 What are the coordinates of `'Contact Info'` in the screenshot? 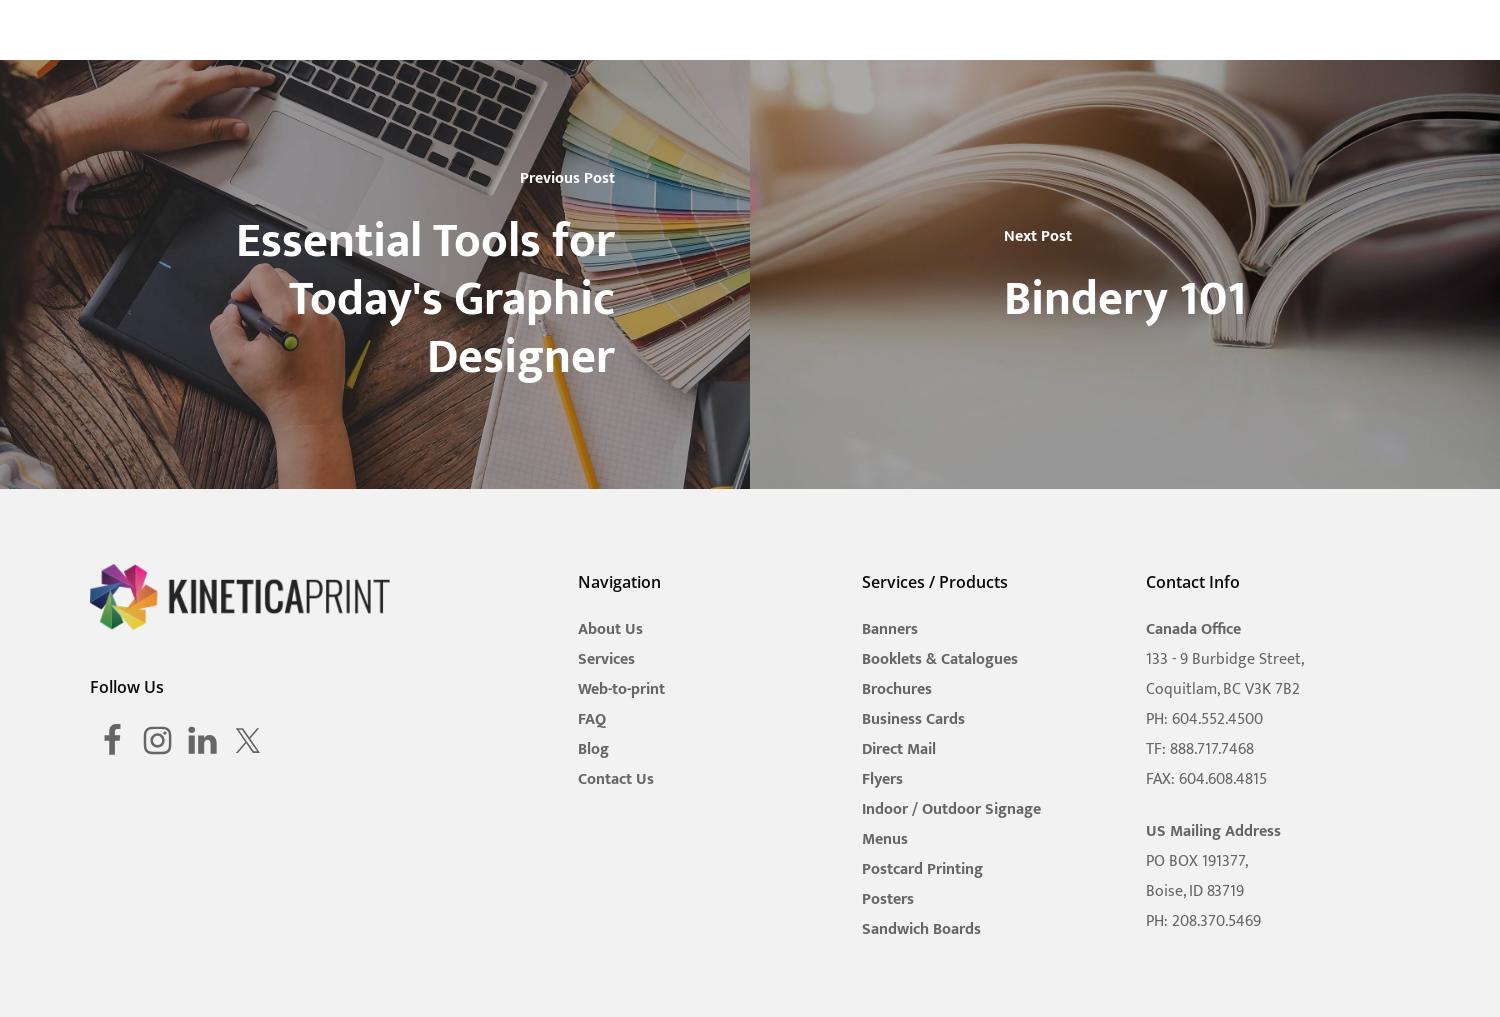 It's located at (1144, 581).